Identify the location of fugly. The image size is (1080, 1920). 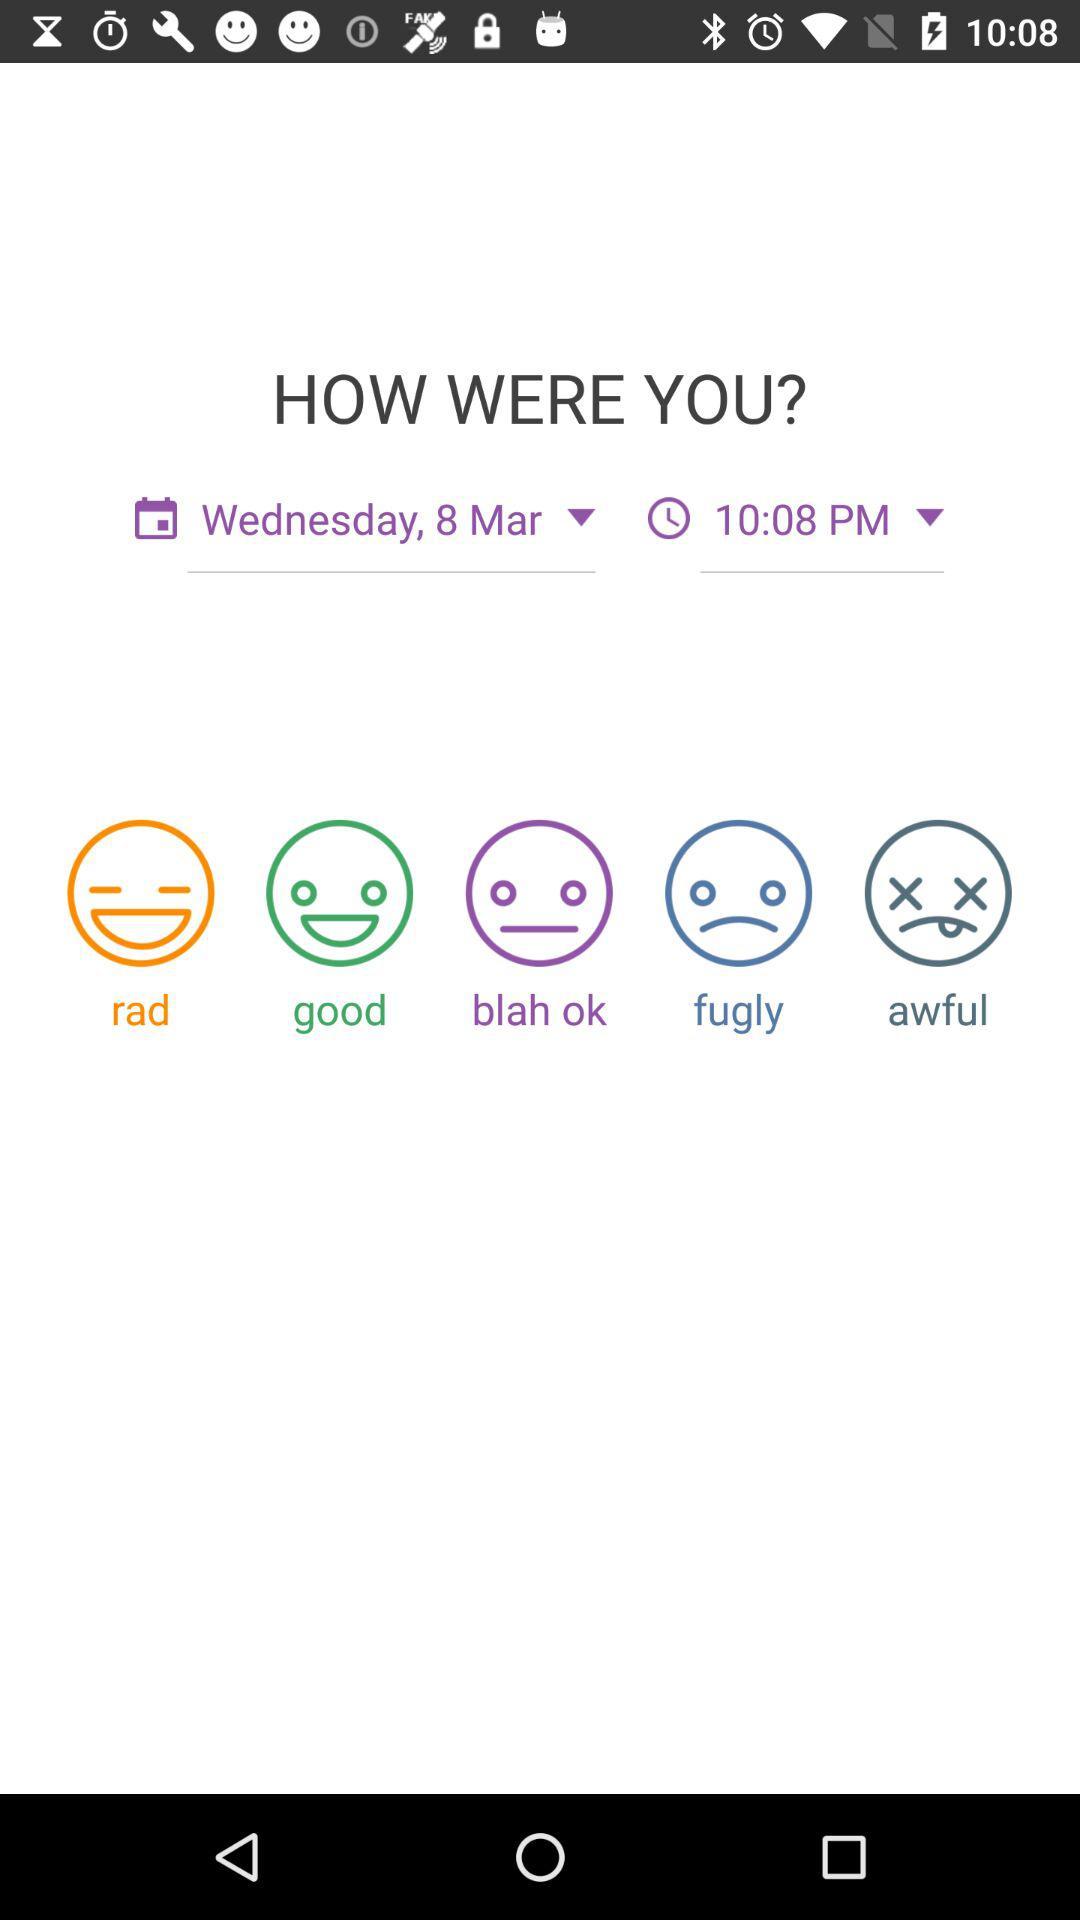
(738, 892).